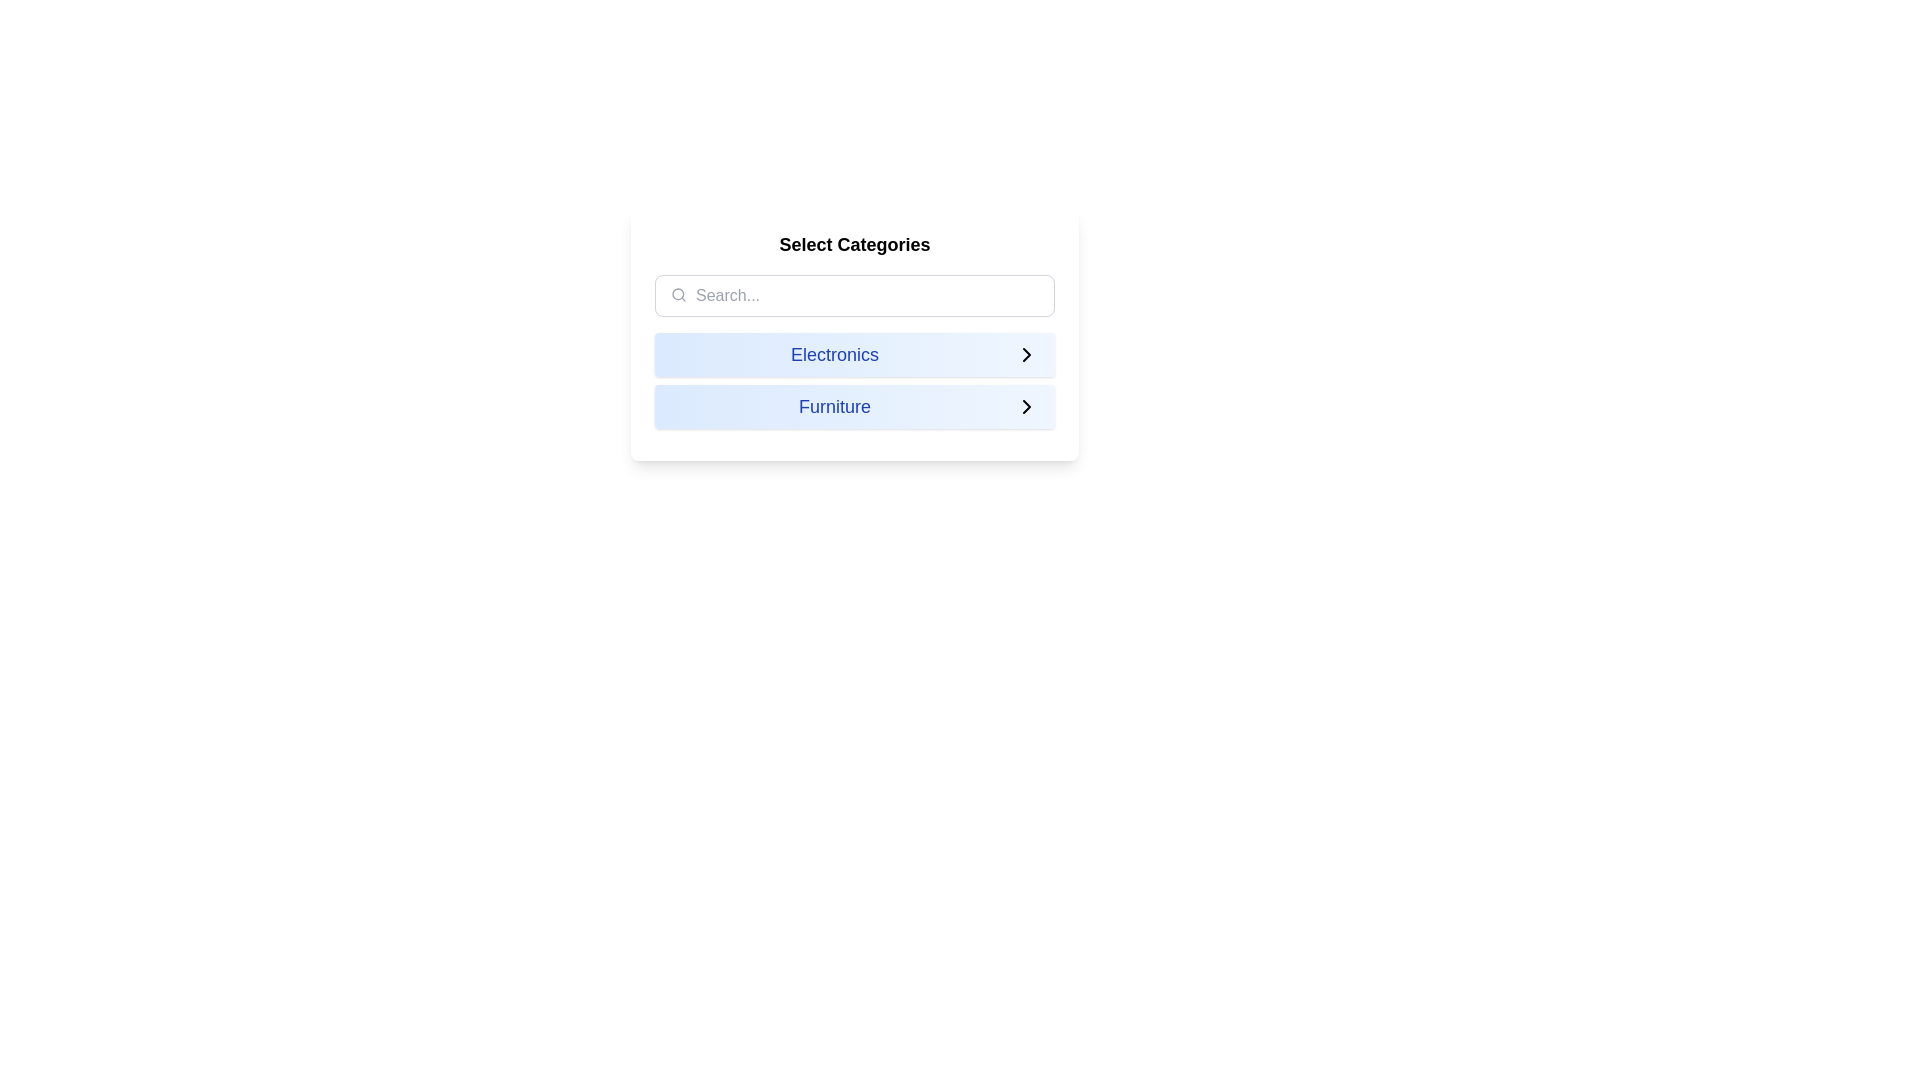 This screenshot has width=1920, height=1080. I want to click on the search icon located at the left side of the input field in the search bar component, which indicates the search functionality for the adjacent text input field, so click(678, 294).